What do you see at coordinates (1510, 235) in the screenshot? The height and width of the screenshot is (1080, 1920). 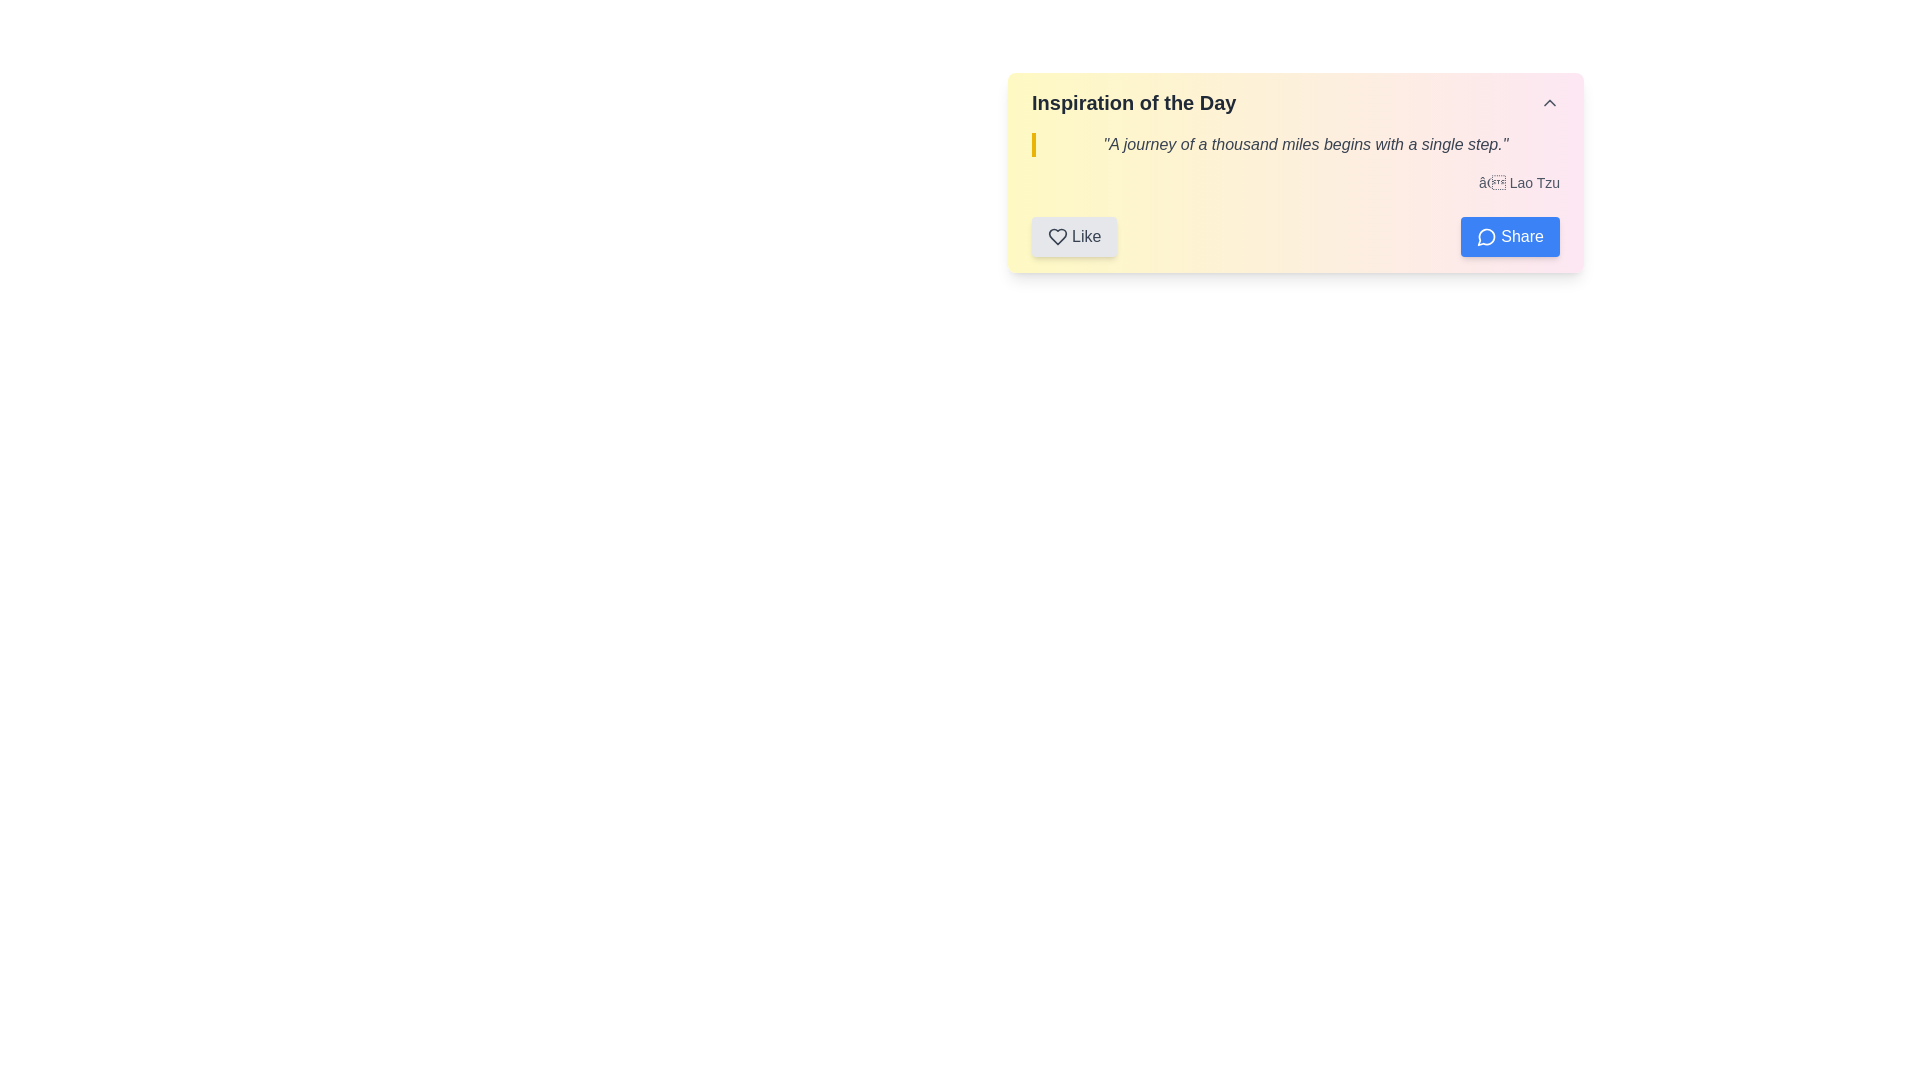 I see `the rightmost button in the card interface to initiate sharing` at bounding box center [1510, 235].